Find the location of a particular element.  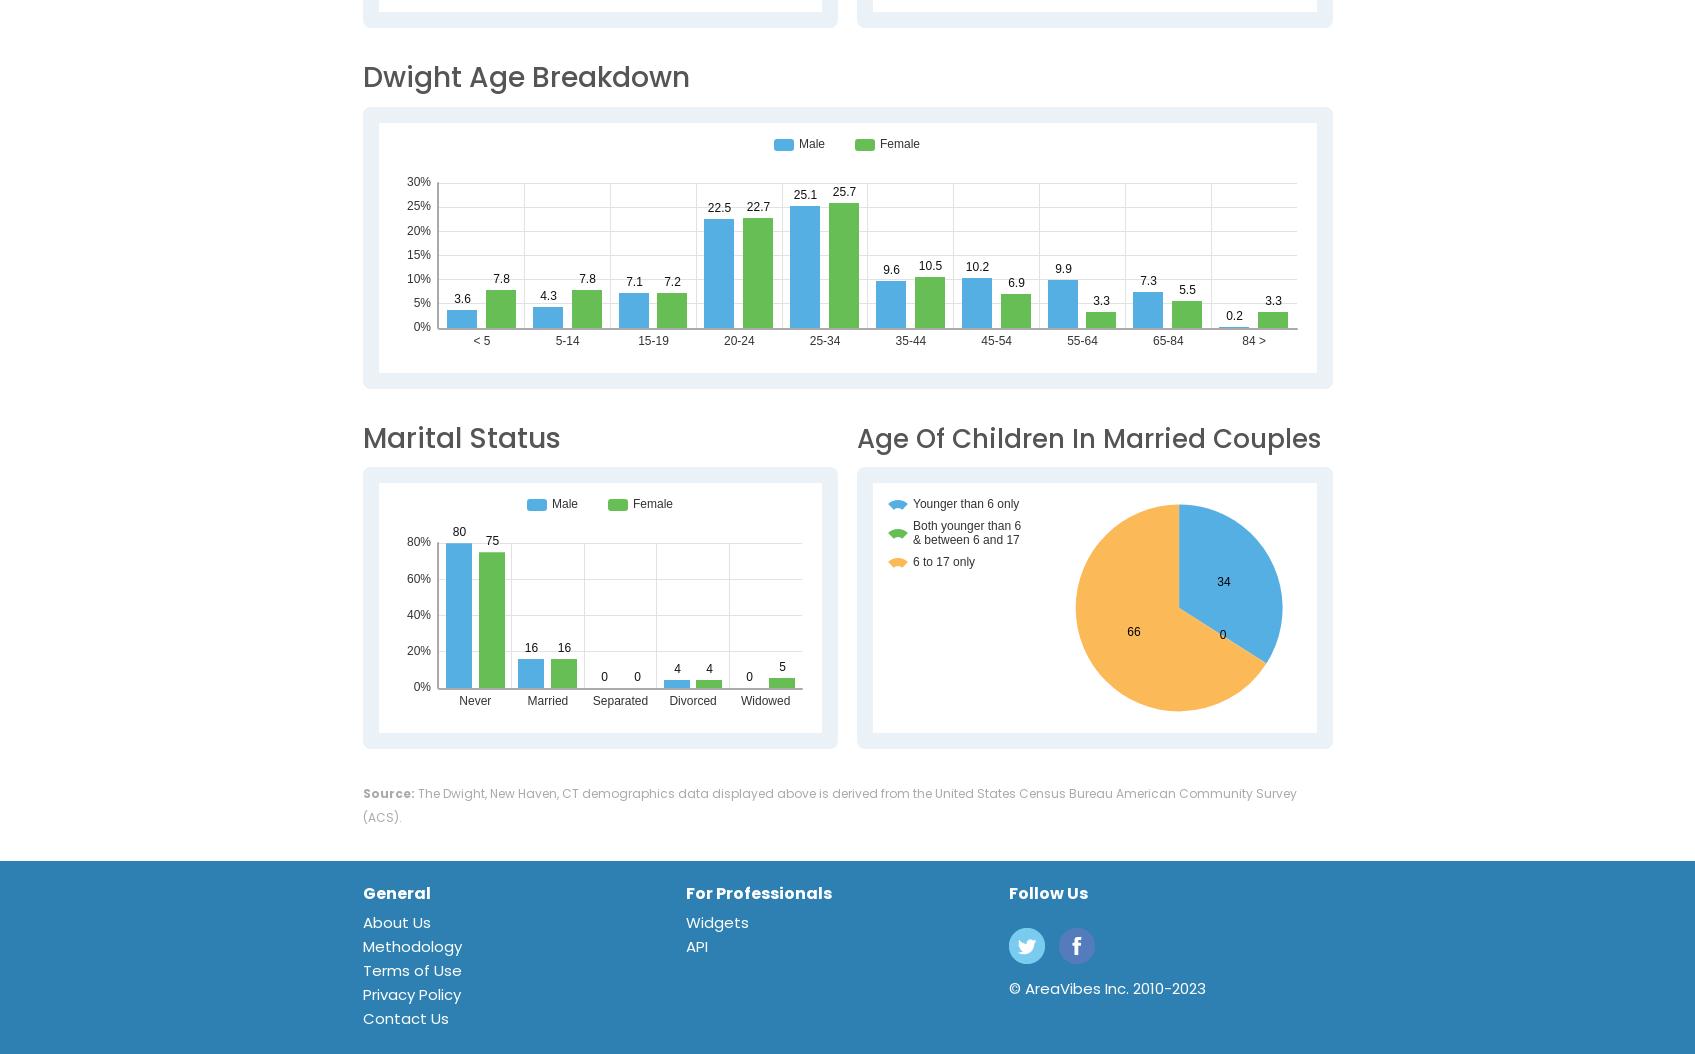

'Terms of Use' is located at coordinates (411, 970).